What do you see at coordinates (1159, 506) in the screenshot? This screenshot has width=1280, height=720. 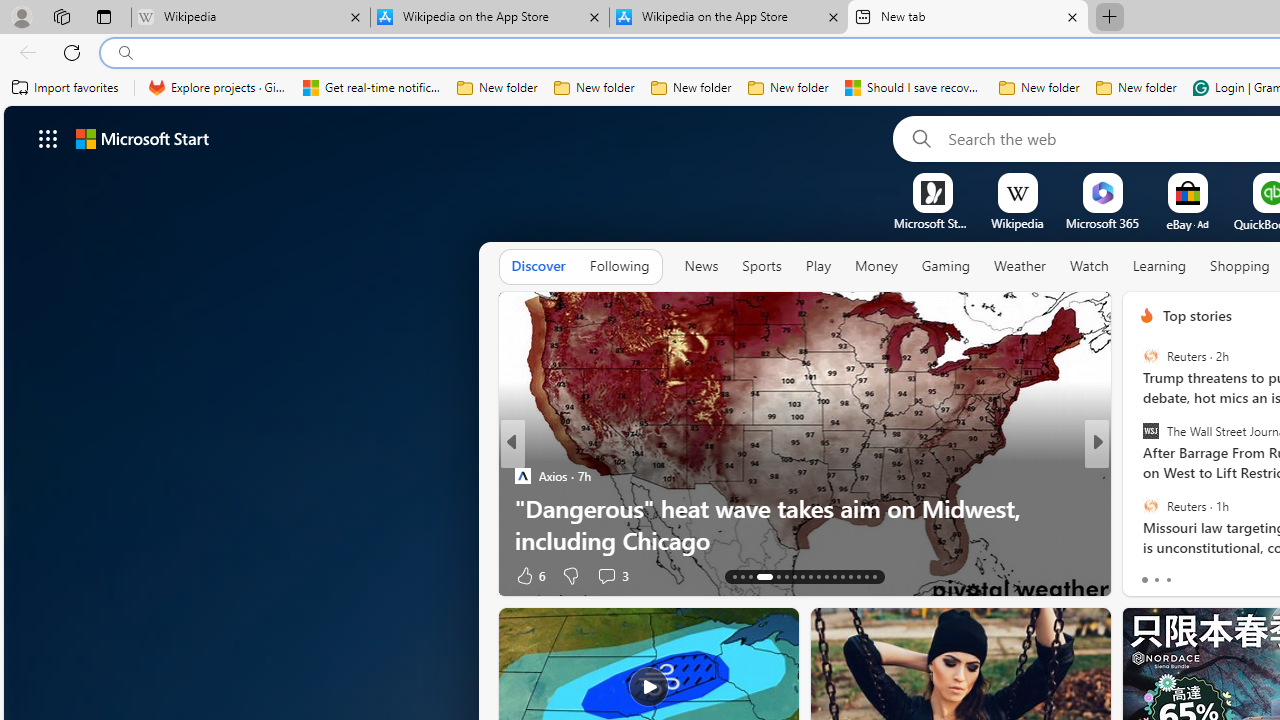 I see `'IT Concept'` at bounding box center [1159, 506].